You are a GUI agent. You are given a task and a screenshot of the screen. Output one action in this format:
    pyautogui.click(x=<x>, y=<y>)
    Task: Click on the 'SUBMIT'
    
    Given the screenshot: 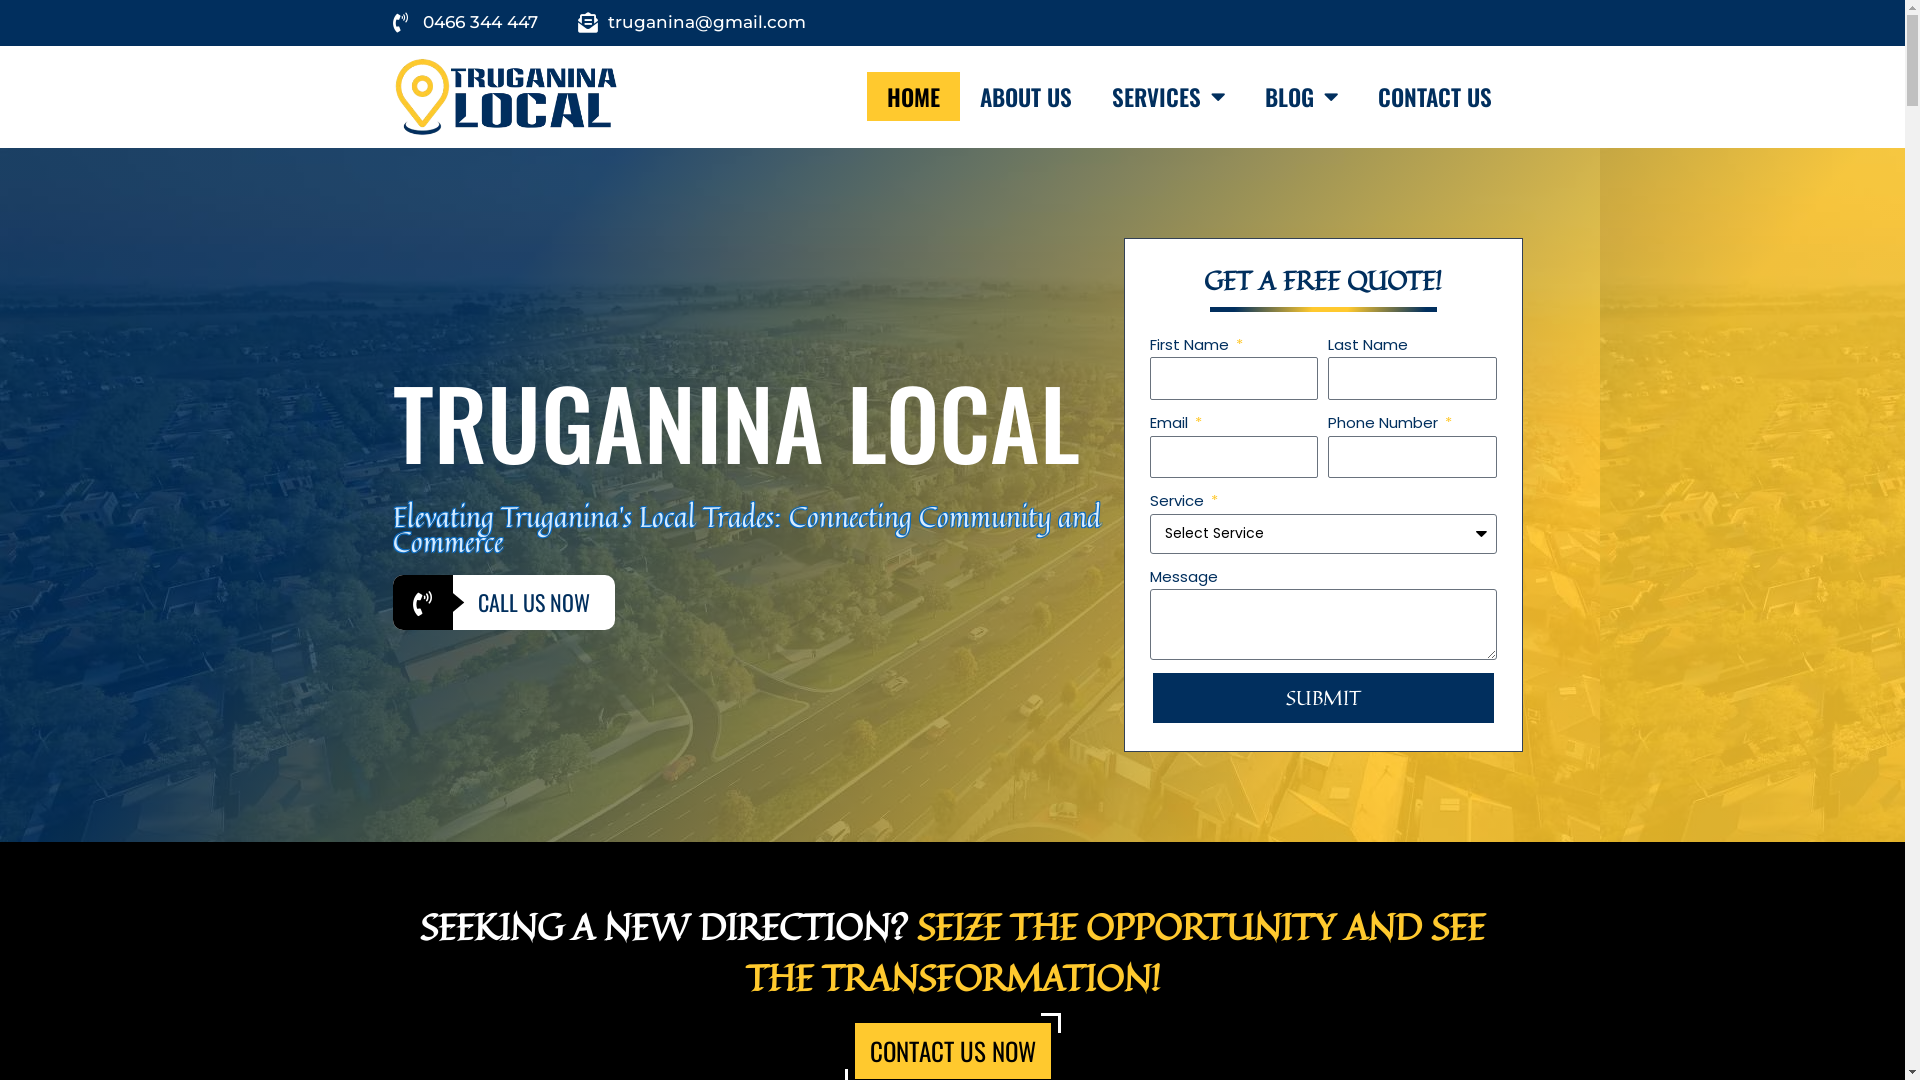 What is the action you would take?
    pyautogui.click(x=1323, y=697)
    